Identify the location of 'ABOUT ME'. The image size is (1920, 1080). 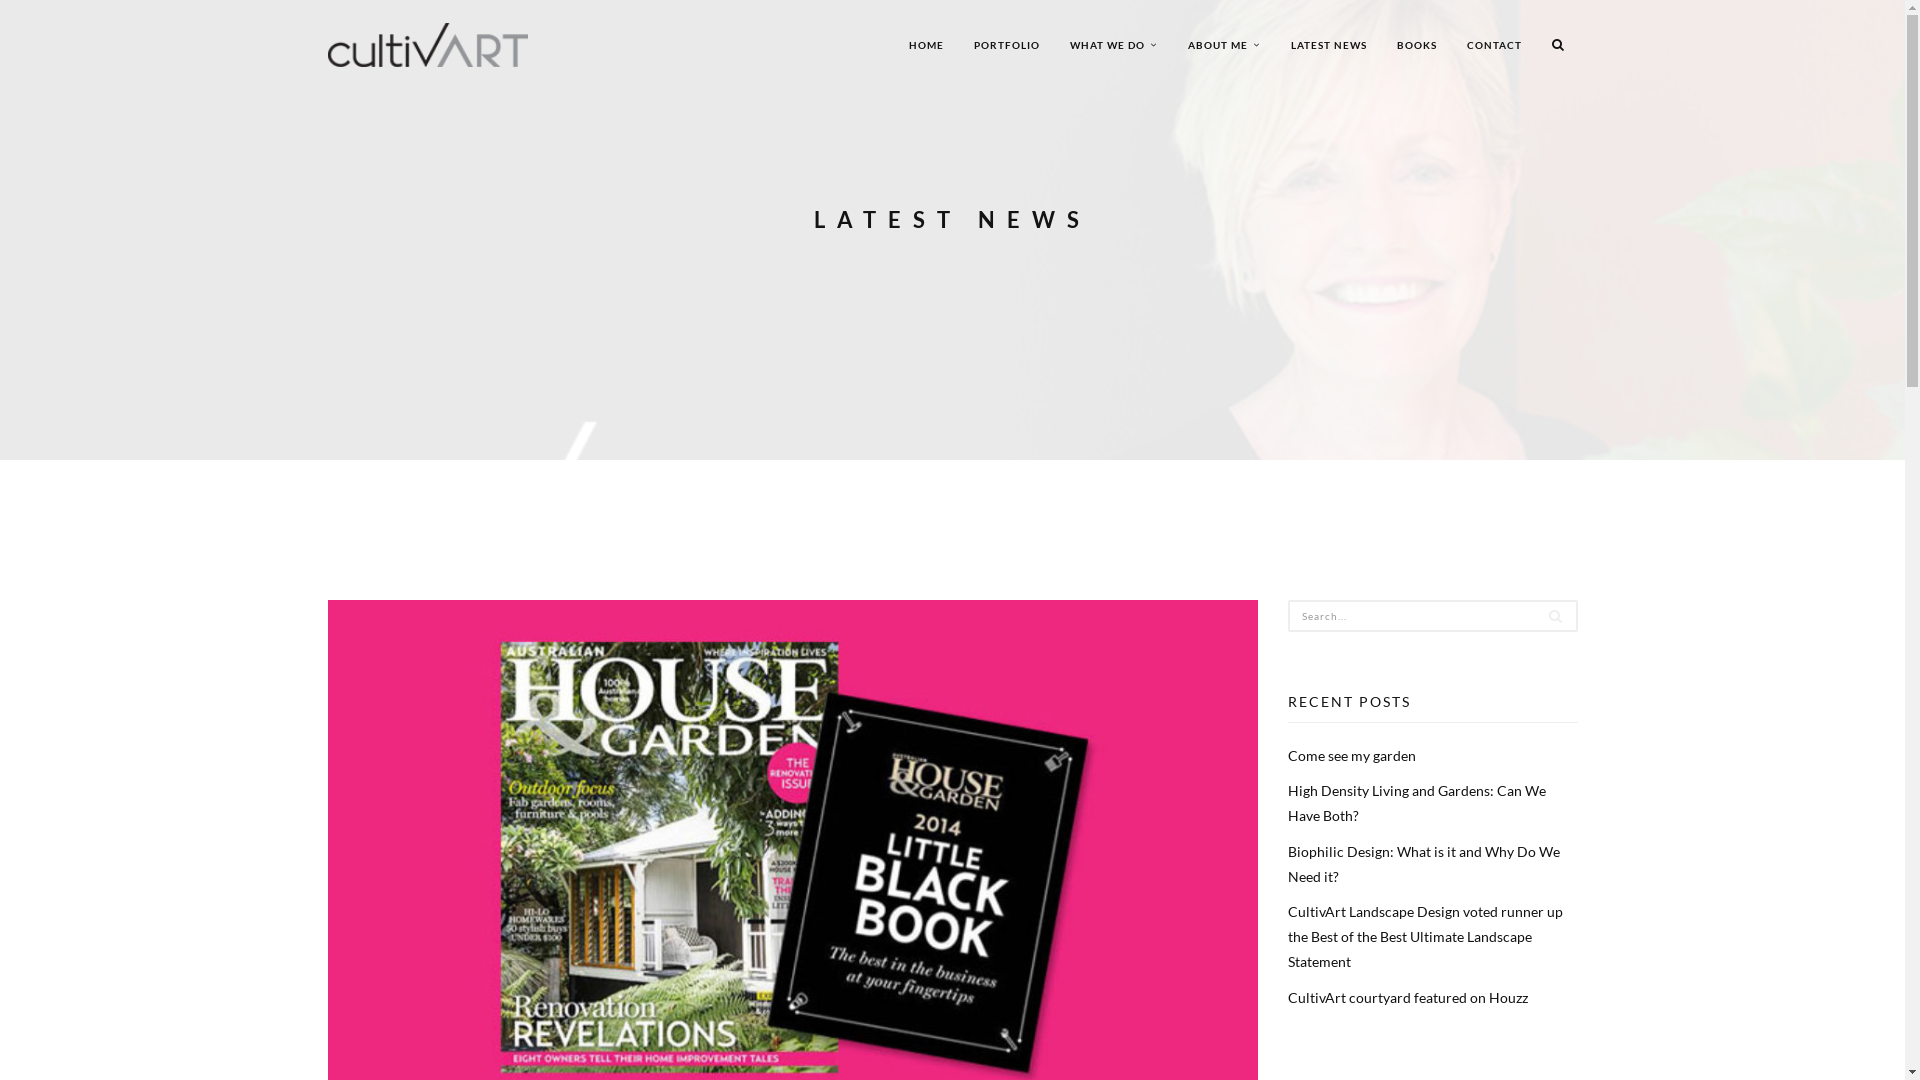
(1171, 45).